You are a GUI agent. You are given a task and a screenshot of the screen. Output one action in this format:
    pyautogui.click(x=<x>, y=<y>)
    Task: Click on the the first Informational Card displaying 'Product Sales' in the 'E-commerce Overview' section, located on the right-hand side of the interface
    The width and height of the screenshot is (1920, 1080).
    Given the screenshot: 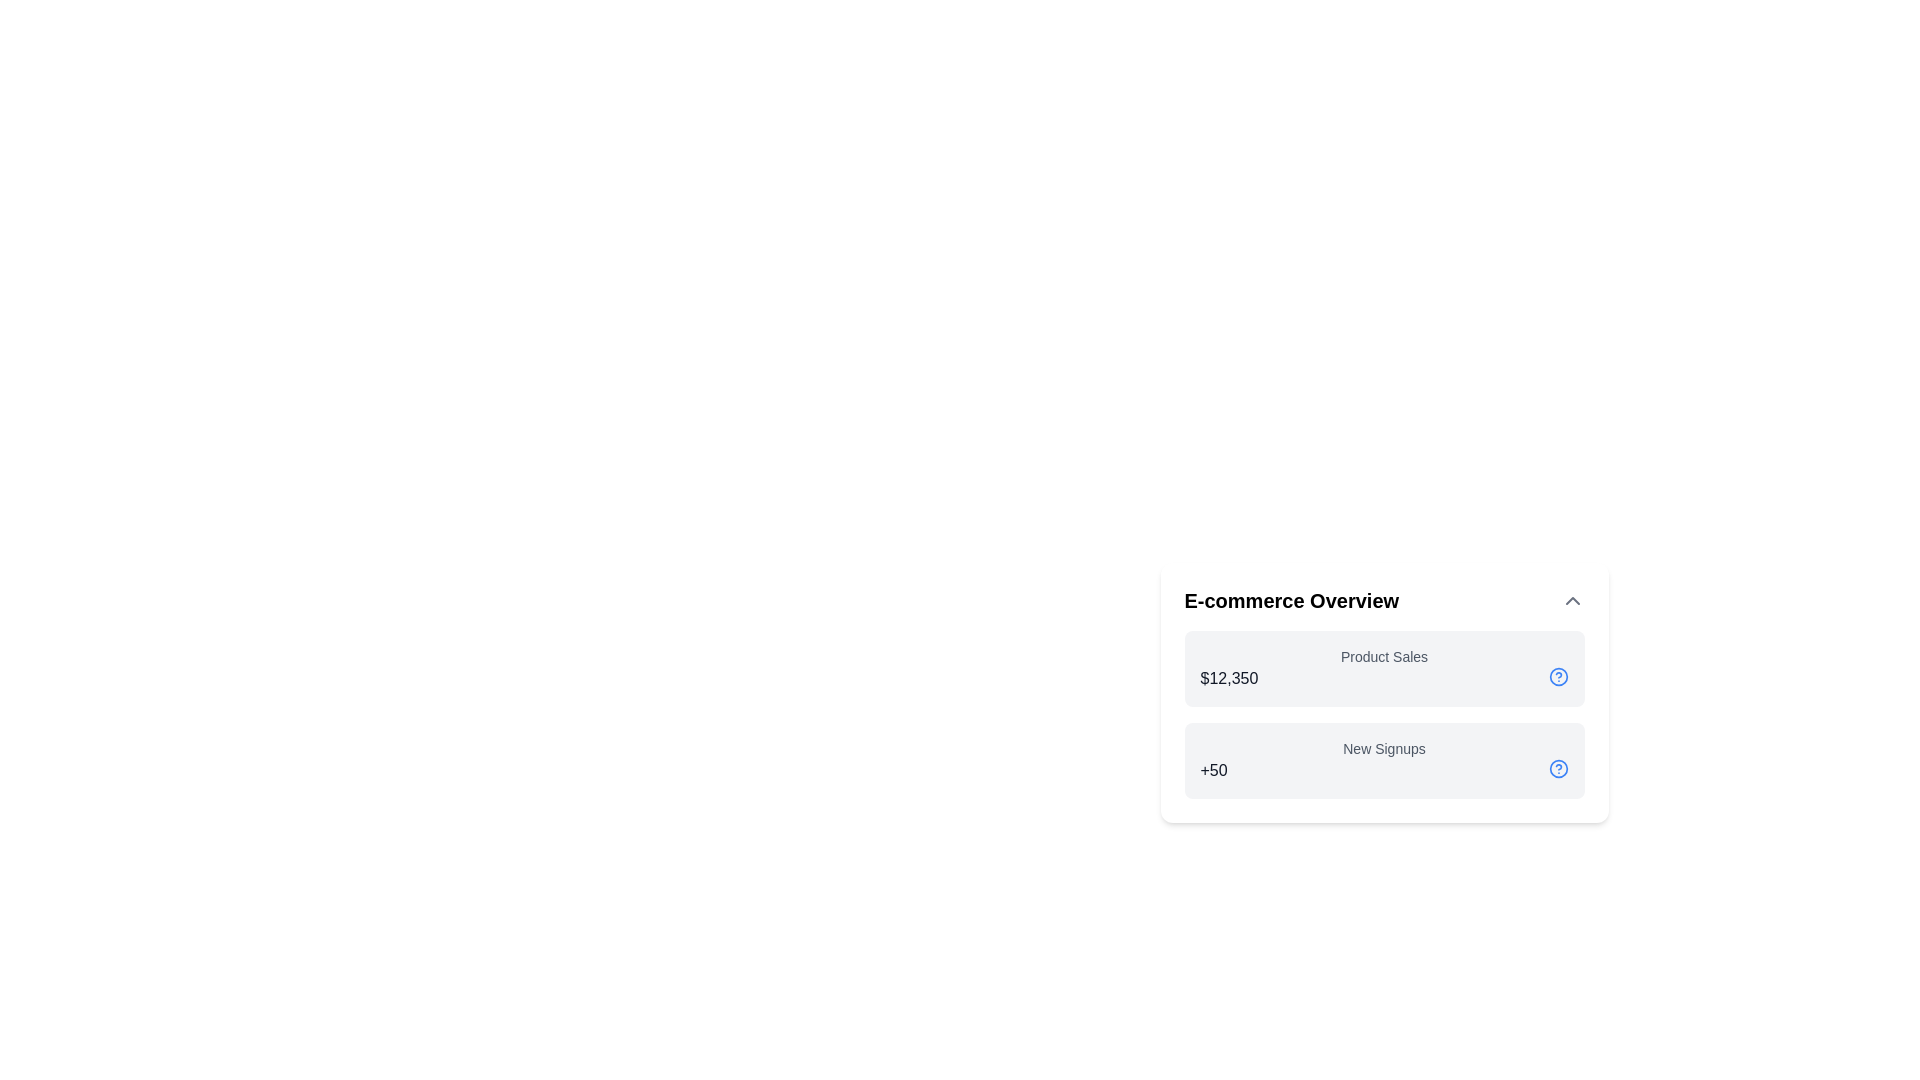 What is the action you would take?
    pyautogui.click(x=1383, y=668)
    